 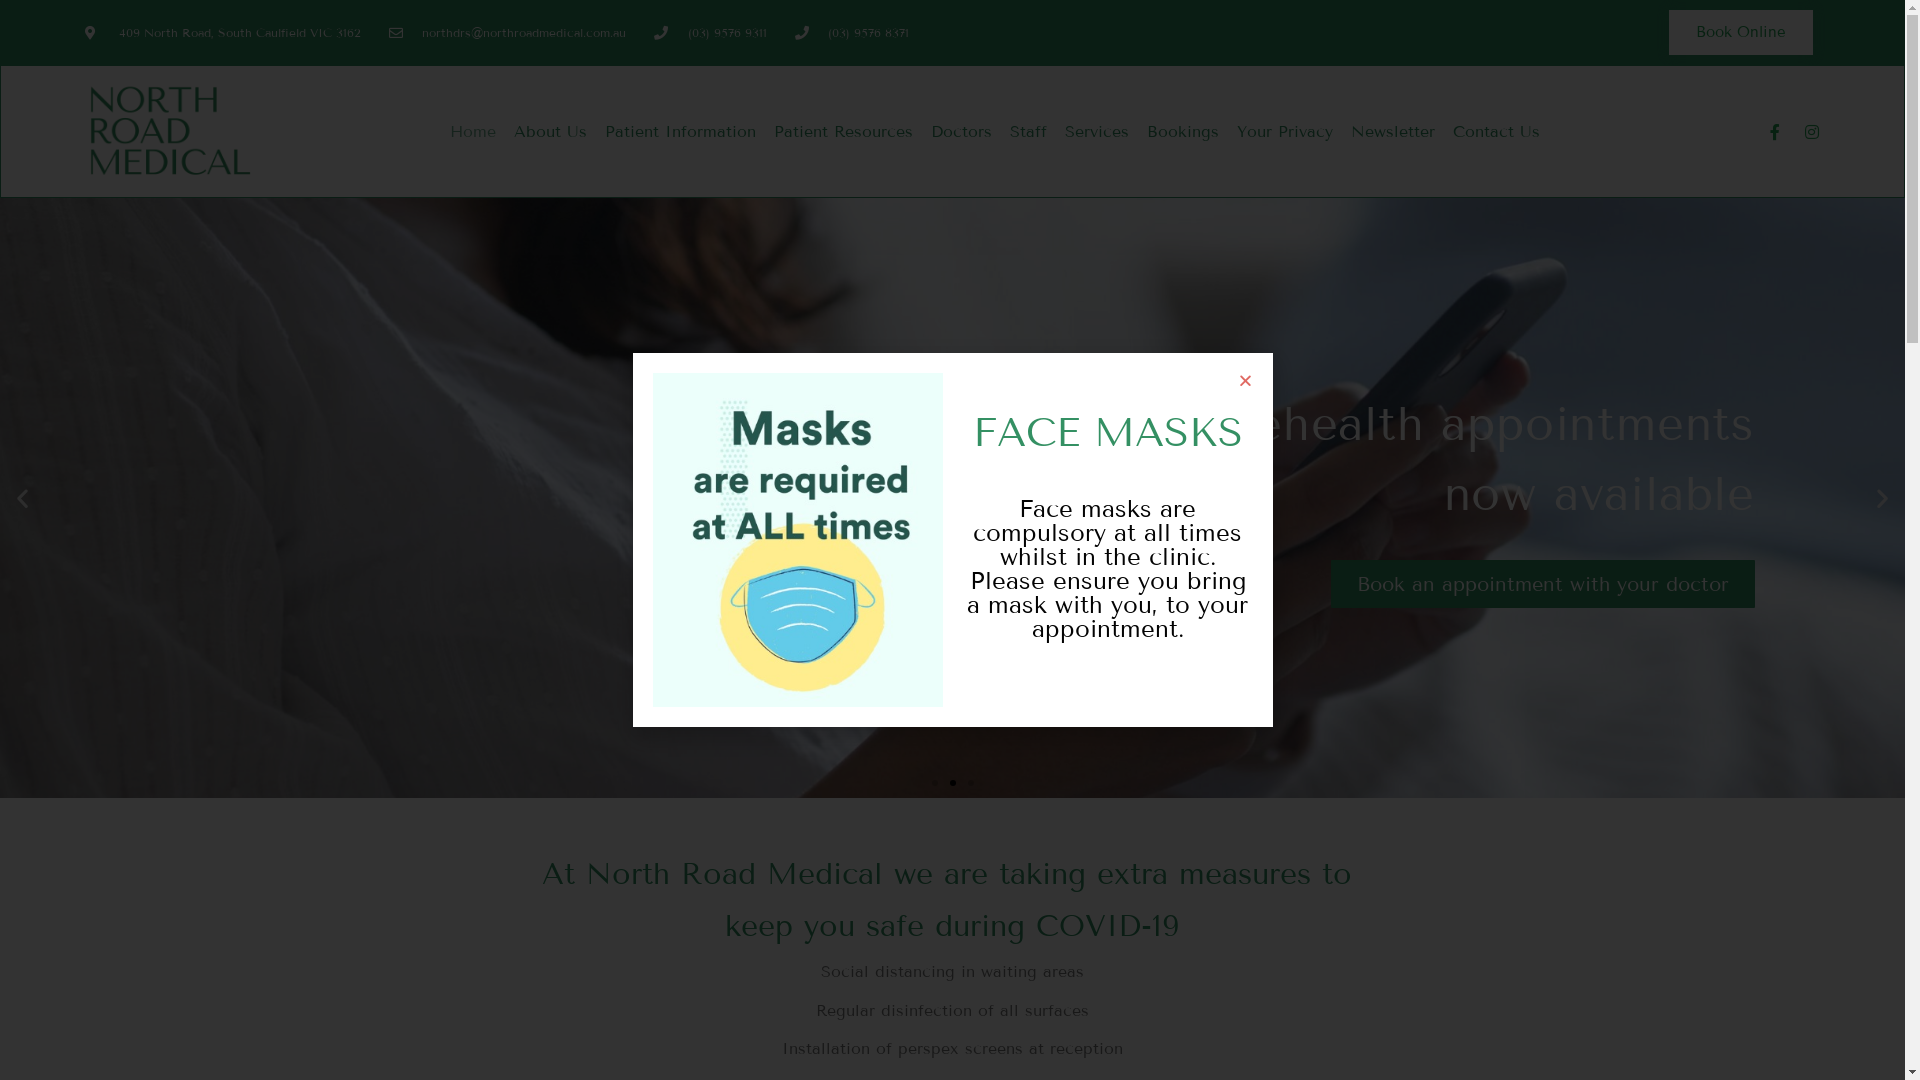 What do you see at coordinates (504, 131) in the screenshot?
I see `'About Us'` at bounding box center [504, 131].